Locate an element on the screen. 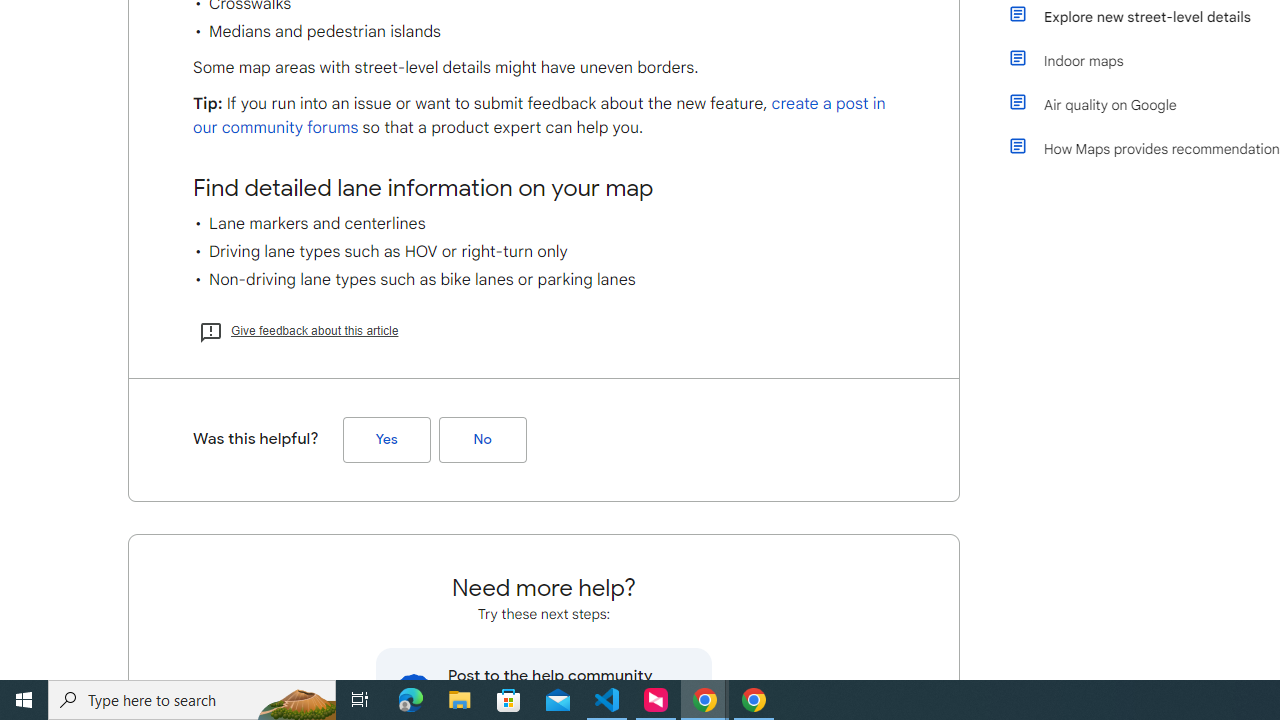  'Find detailed lane information on your map' is located at coordinates (544, 187).